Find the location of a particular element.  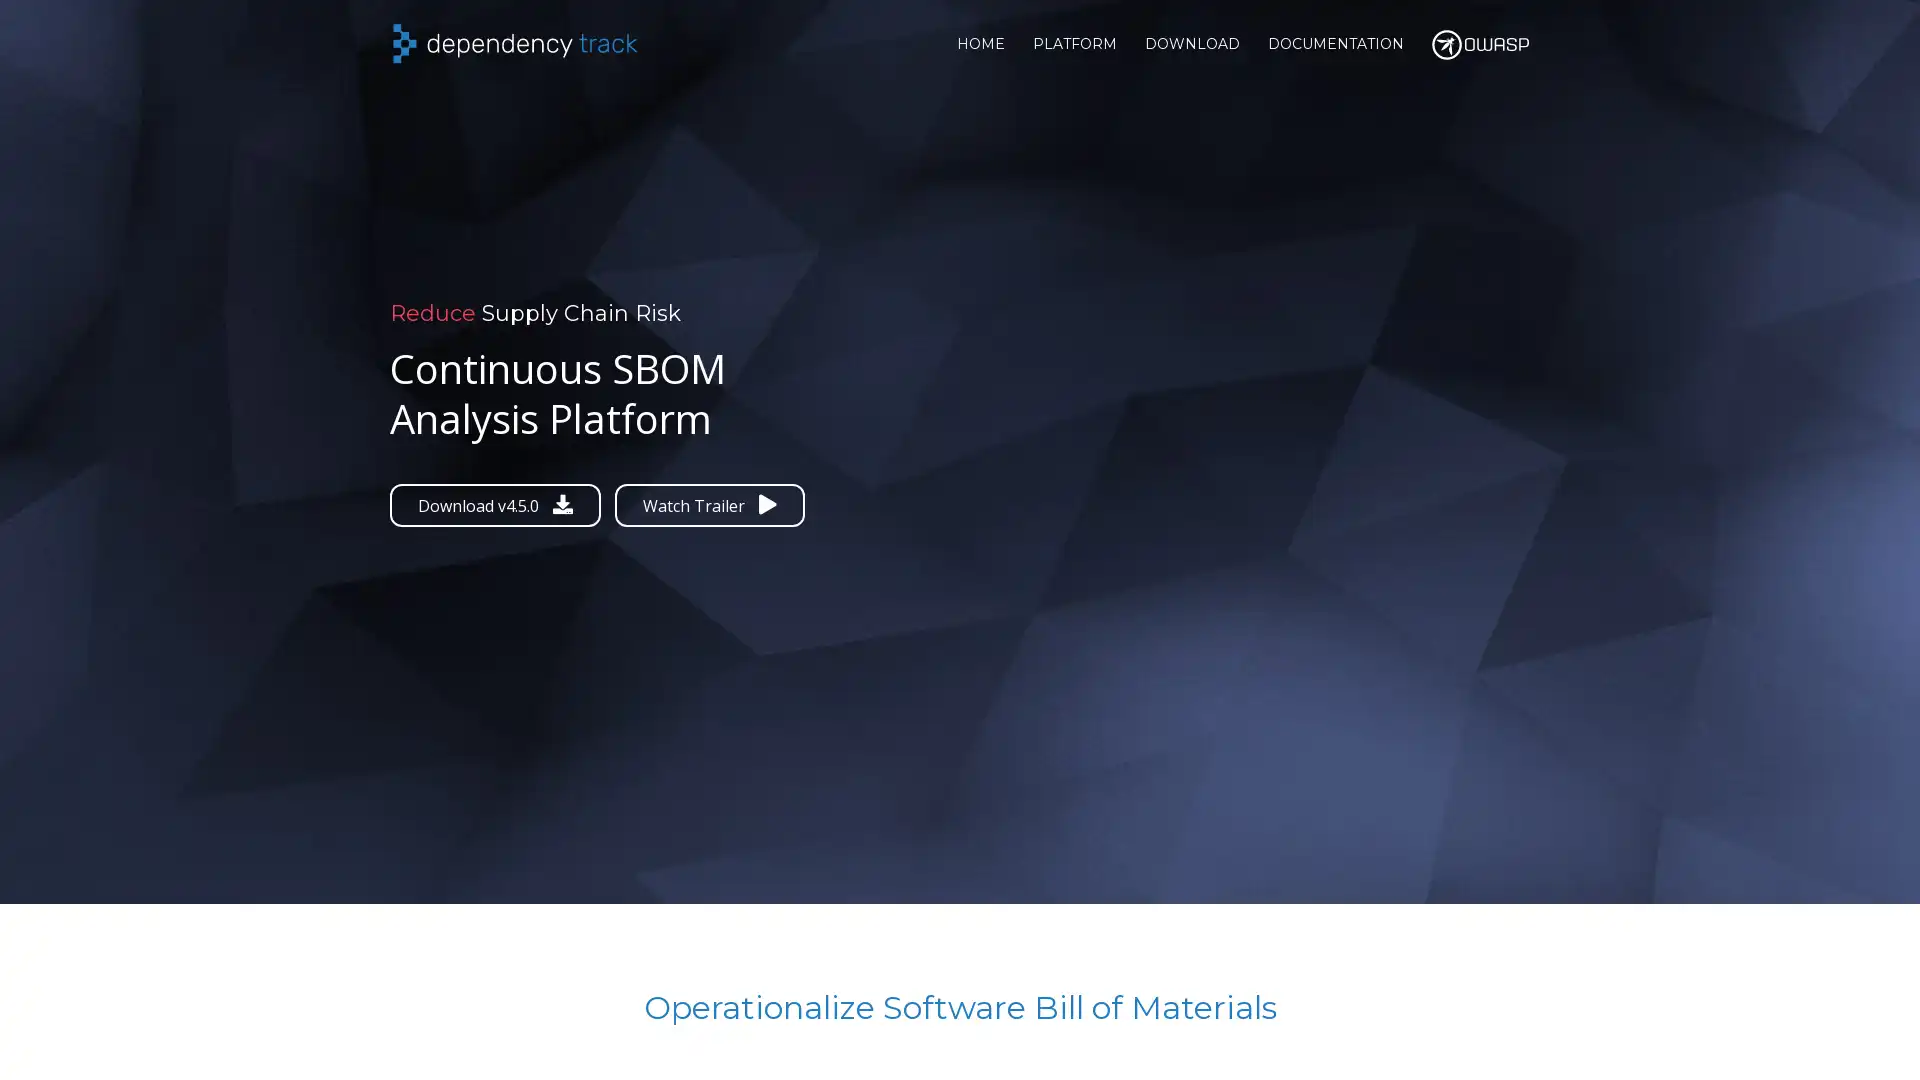

Download v4.5.0 is located at coordinates (495, 504).